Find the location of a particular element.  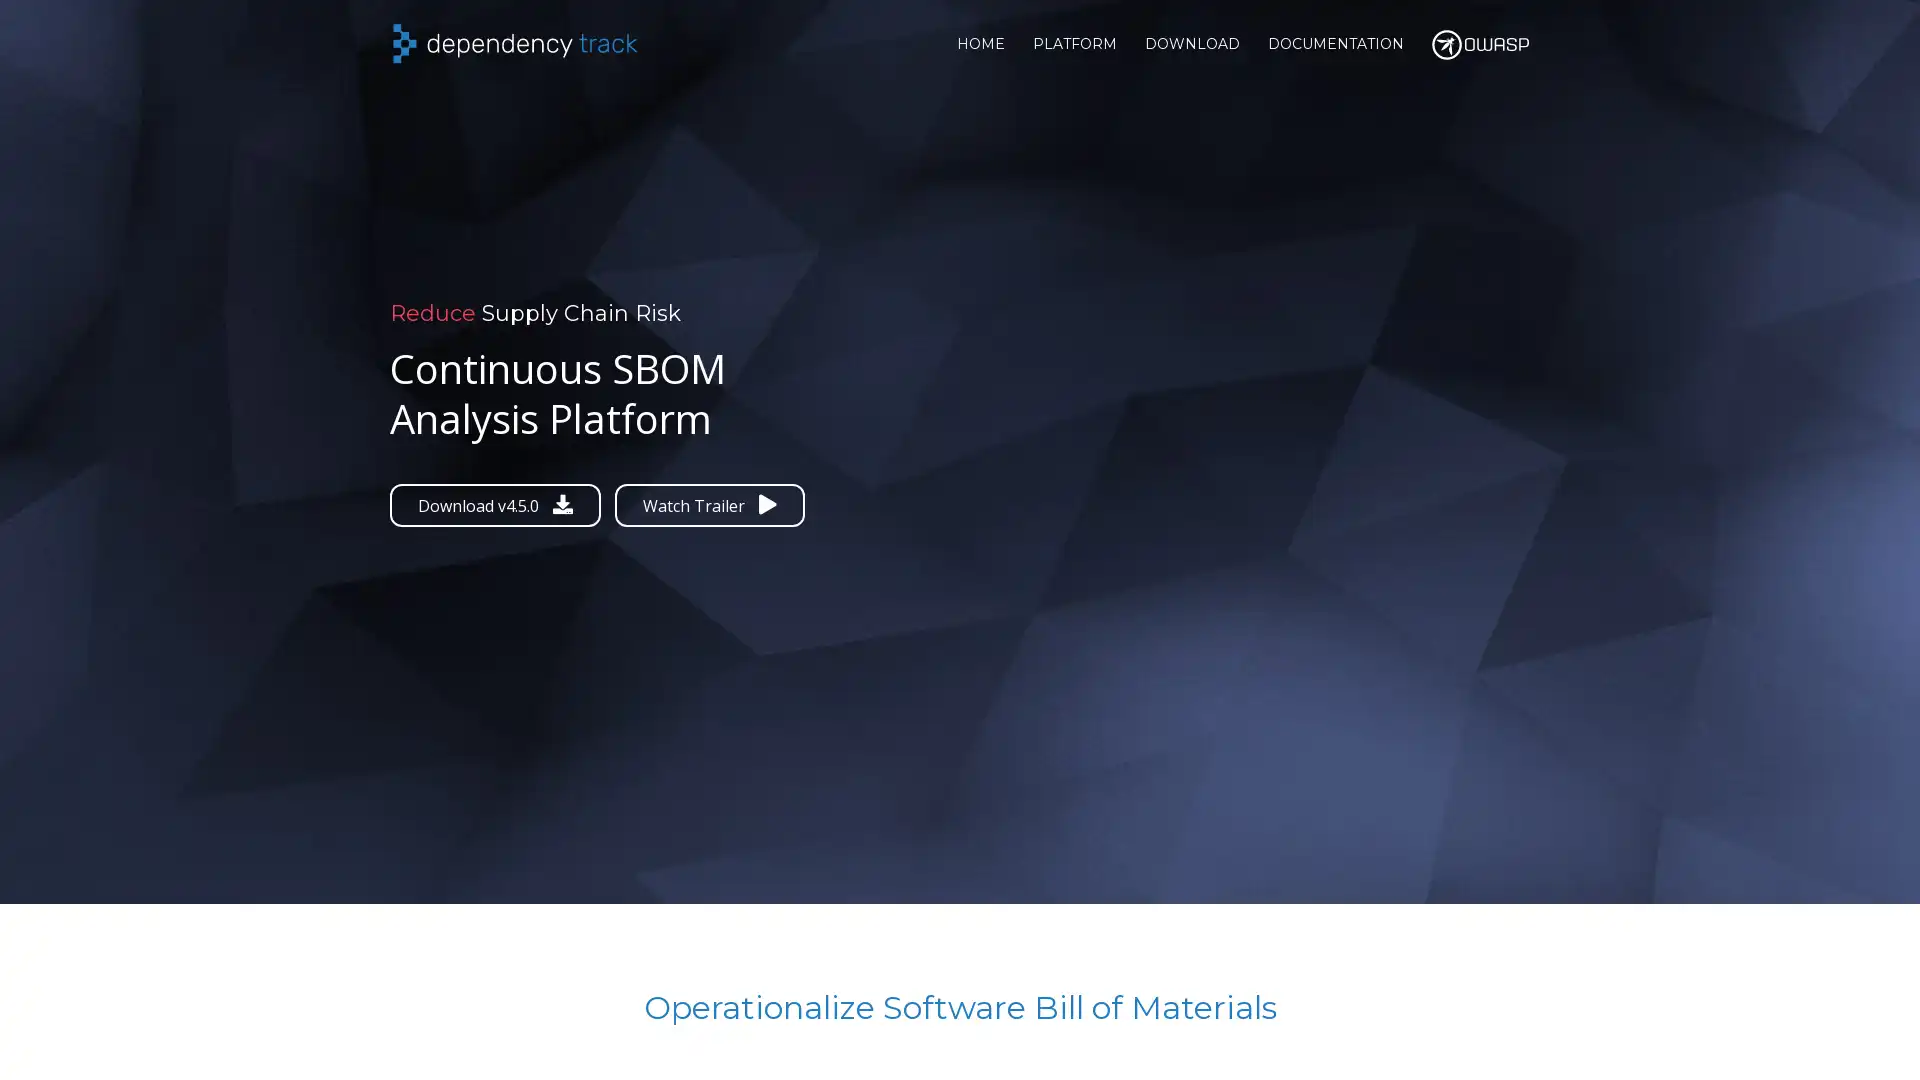

Download v4.5.0 is located at coordinates (495, 504).